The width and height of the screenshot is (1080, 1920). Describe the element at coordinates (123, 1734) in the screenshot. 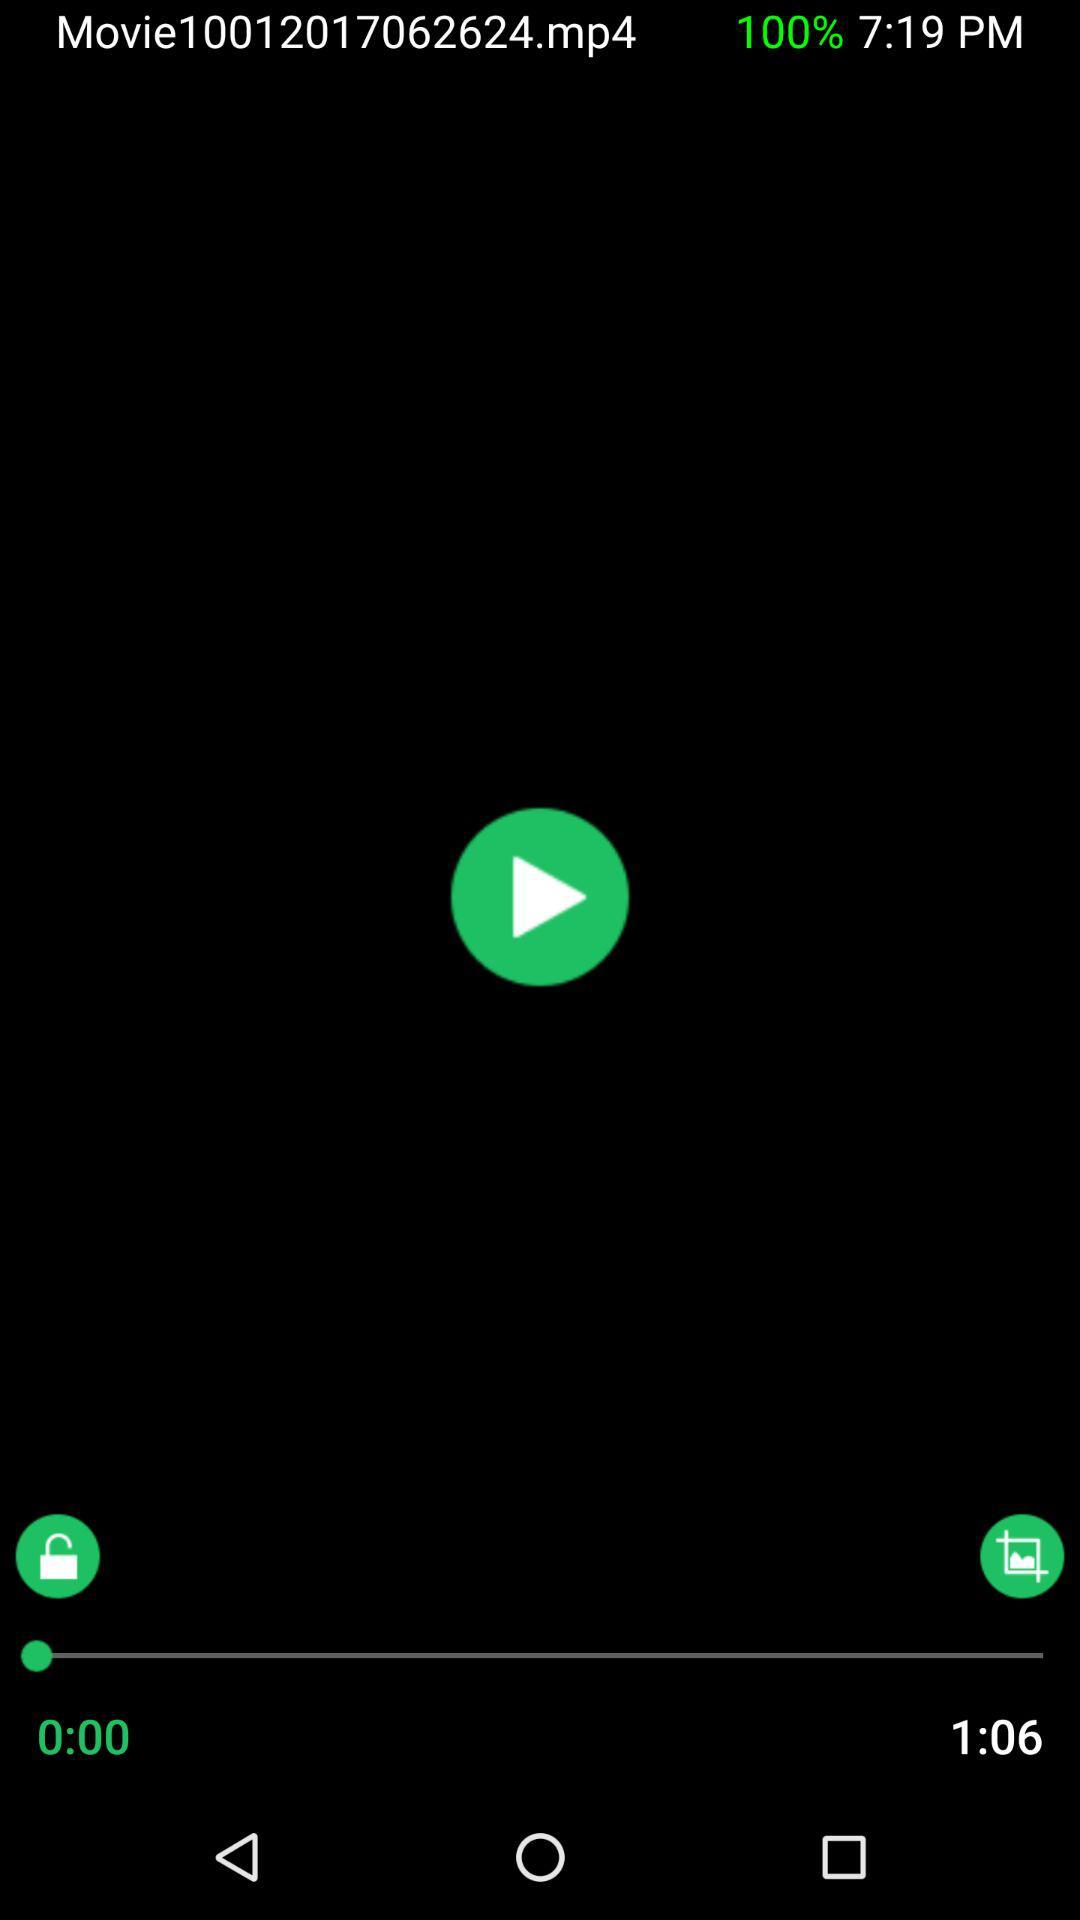

I see `the 0:00 icon` at that location.